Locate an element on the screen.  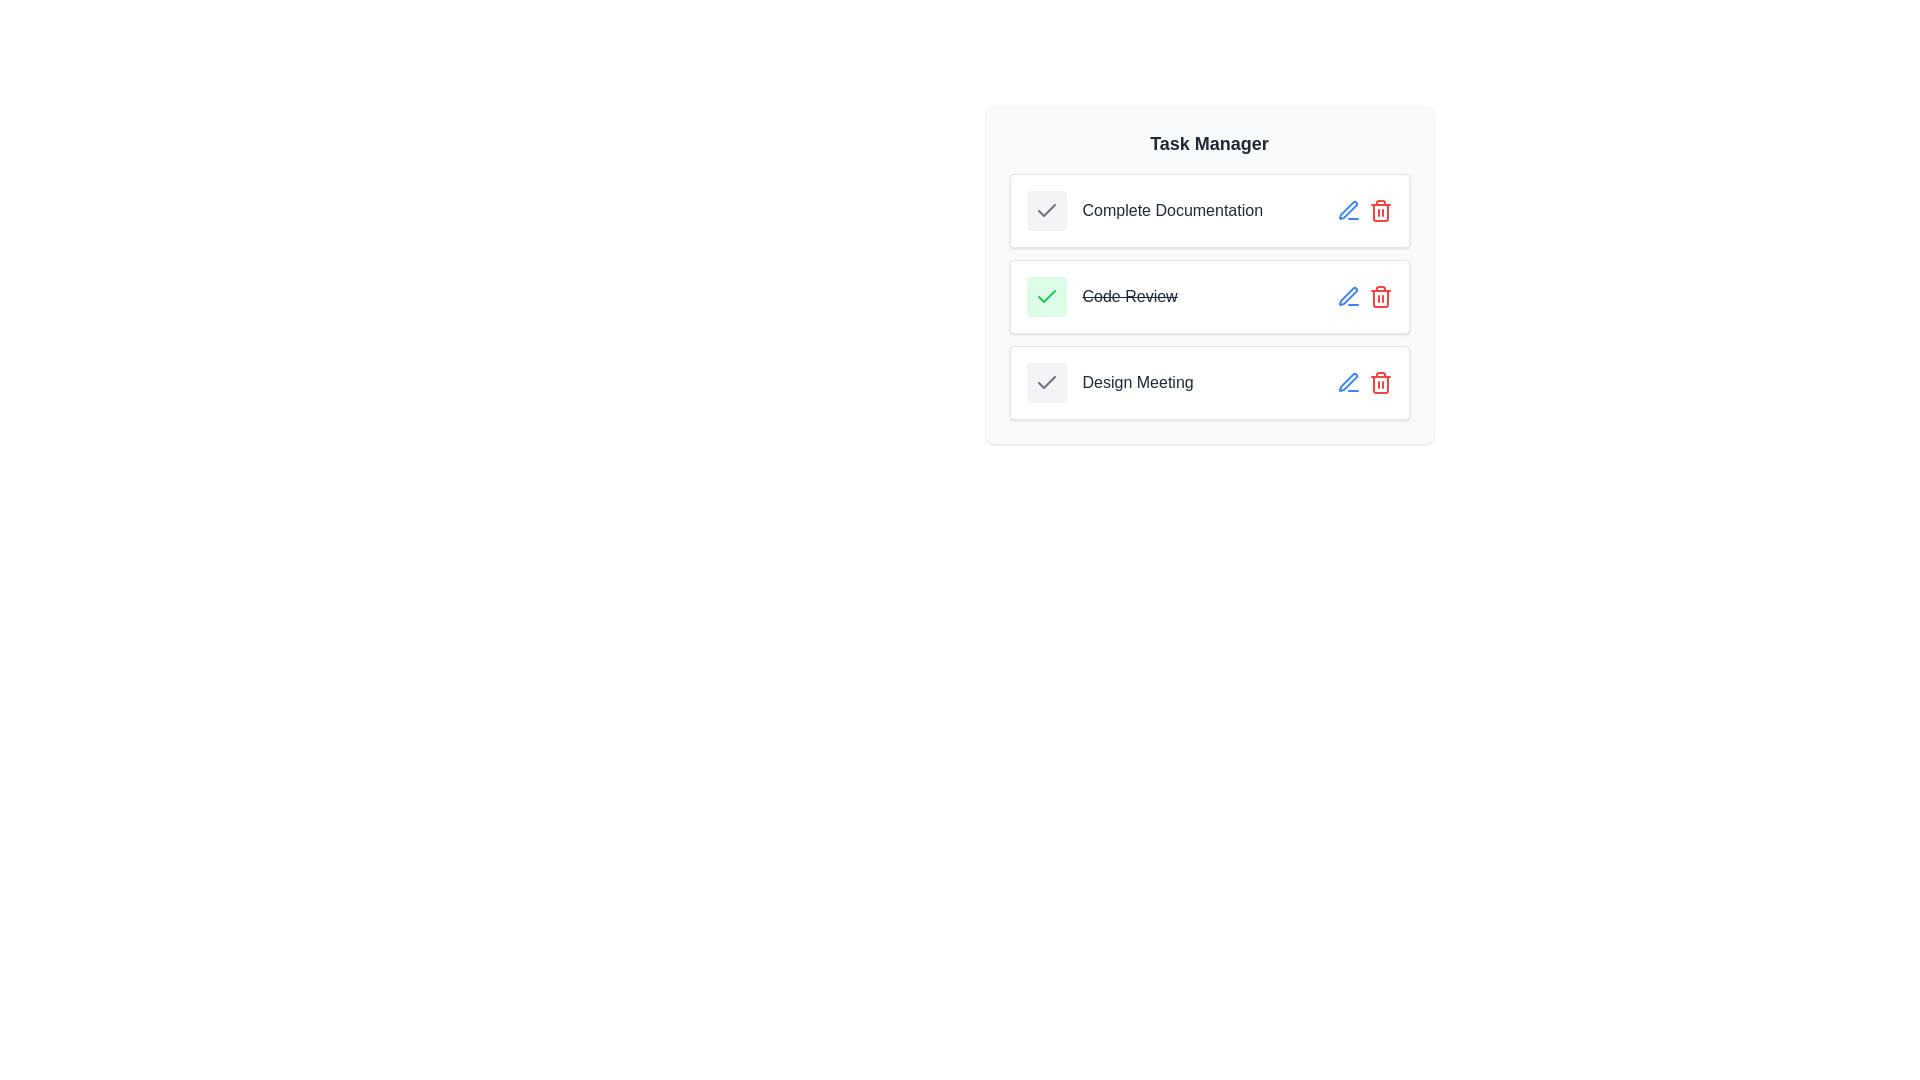
the 'Design Meeting' static text label, which is styled in a medium-weight gray font and located in the third row of the task list component, adjacent to action buttons is located at coordinates (1138, 382).